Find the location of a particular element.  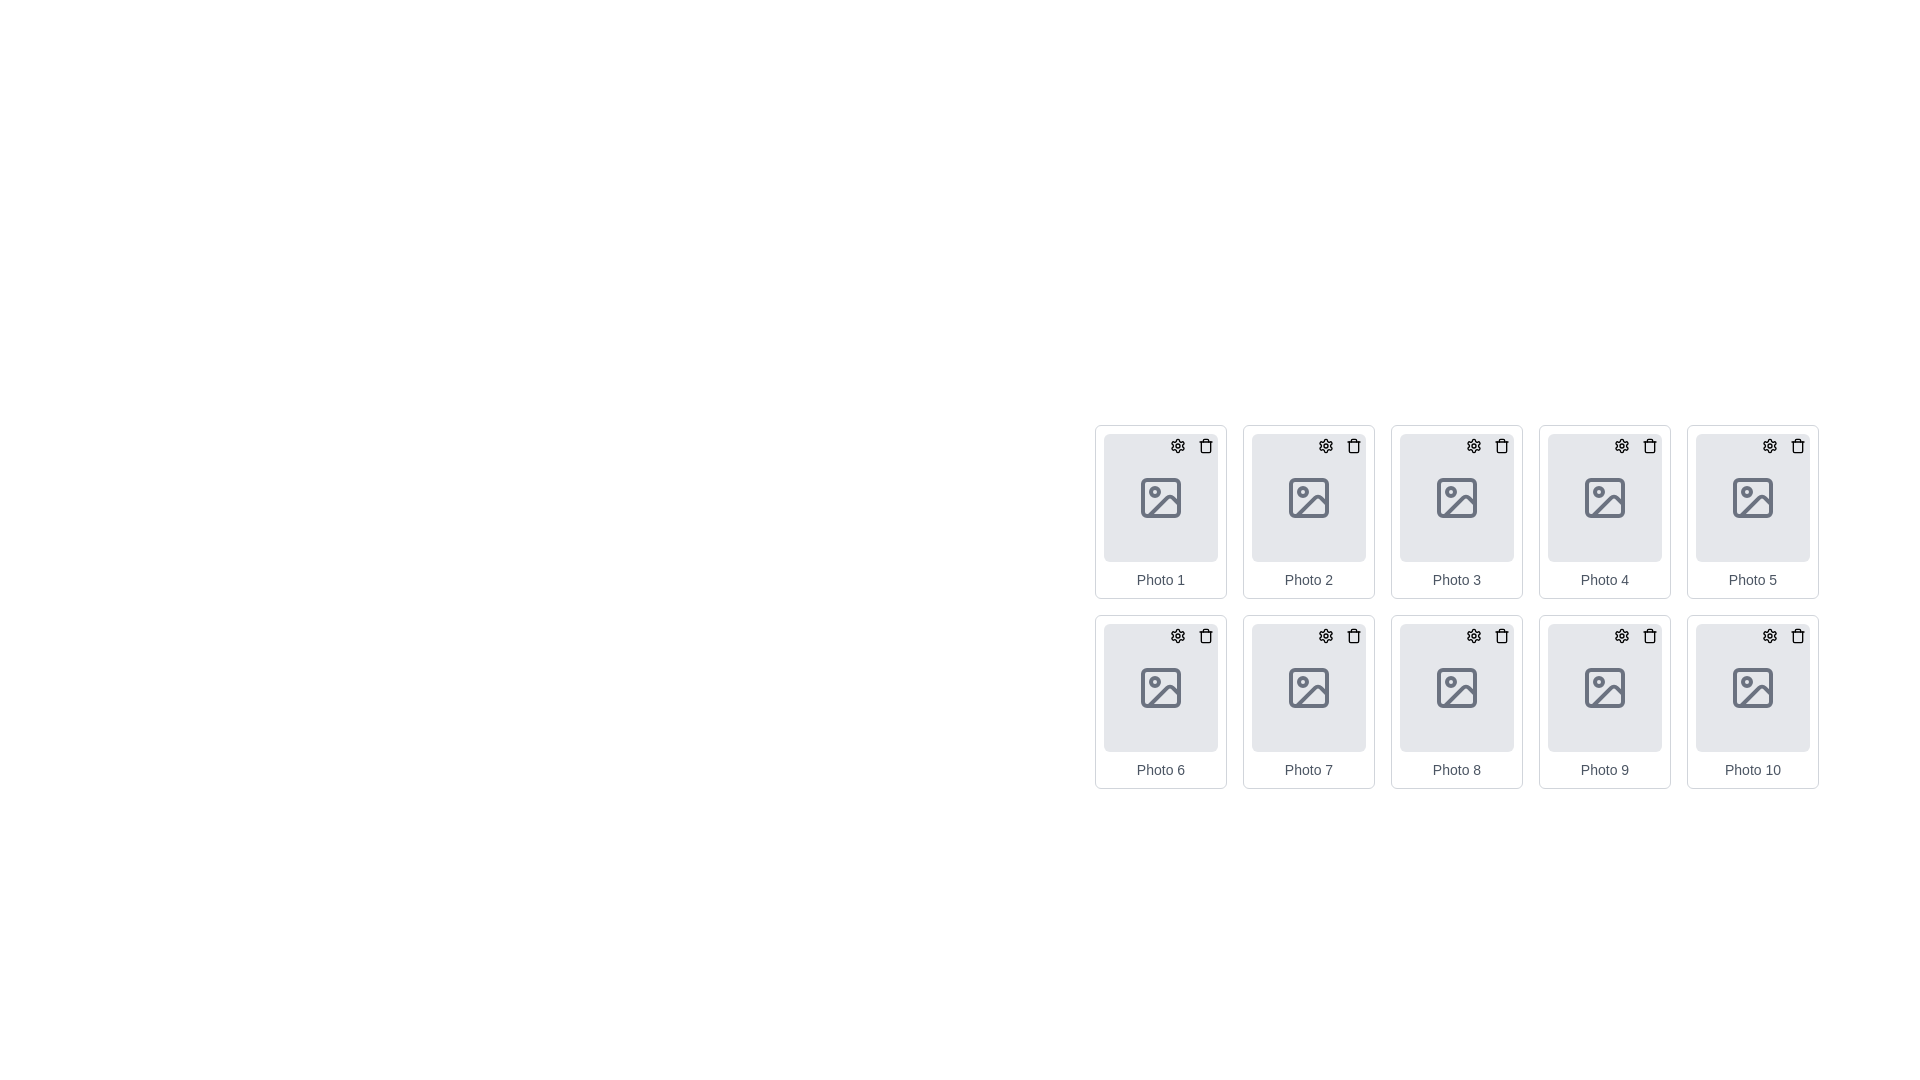

the circular trash bin button located at the top-right corner of the Photo 2 card is located at coordinates (1353, 445).